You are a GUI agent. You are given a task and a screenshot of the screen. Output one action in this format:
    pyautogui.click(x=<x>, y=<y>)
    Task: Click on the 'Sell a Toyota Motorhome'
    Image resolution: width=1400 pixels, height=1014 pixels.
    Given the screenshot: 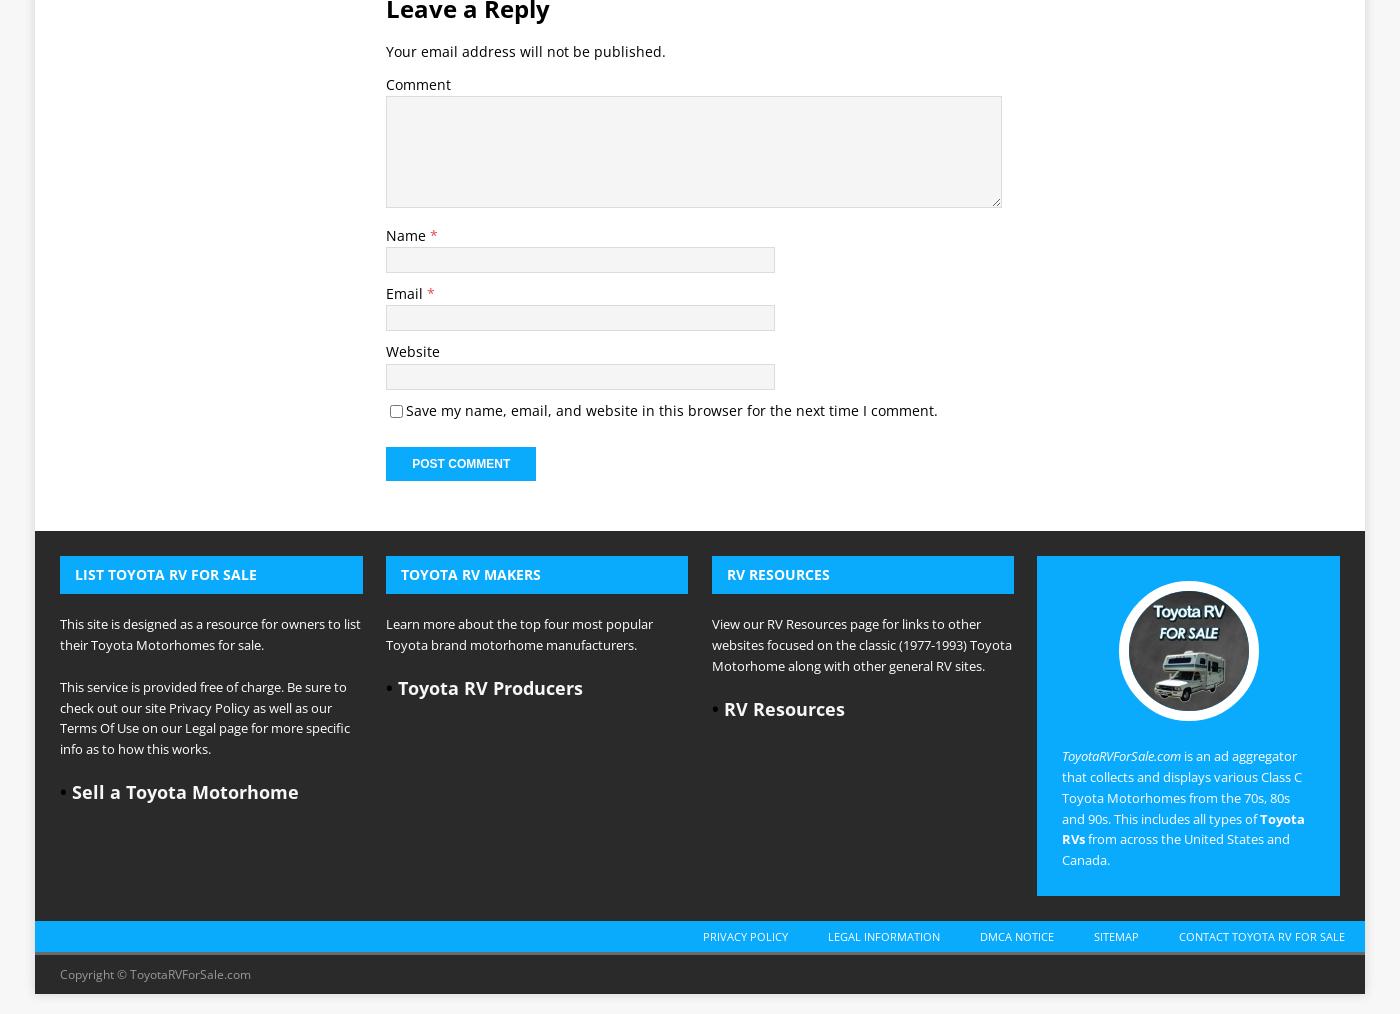 What is the action you would take?
    pyautogui.click(x=185, y=509)
    